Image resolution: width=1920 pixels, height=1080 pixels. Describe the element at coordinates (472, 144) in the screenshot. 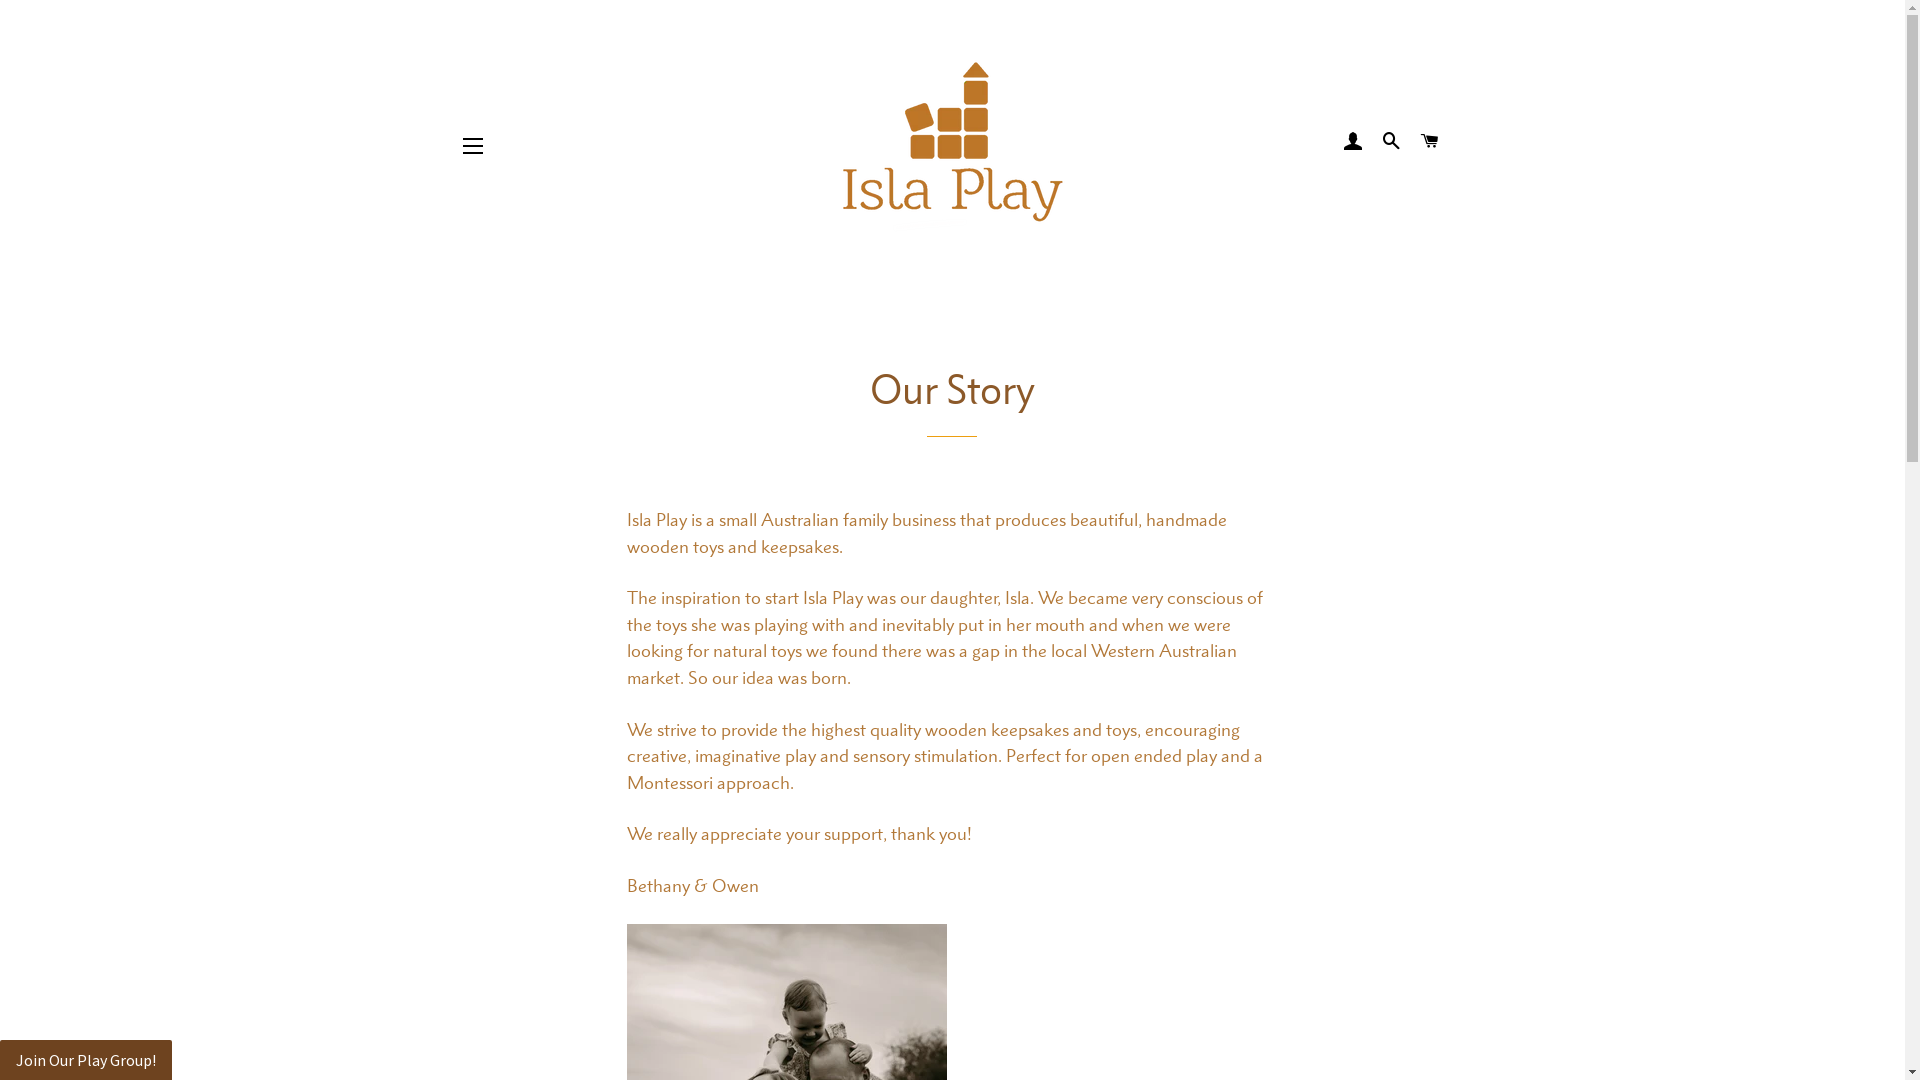

I see `'SITE NAVIGATION'` at that location.